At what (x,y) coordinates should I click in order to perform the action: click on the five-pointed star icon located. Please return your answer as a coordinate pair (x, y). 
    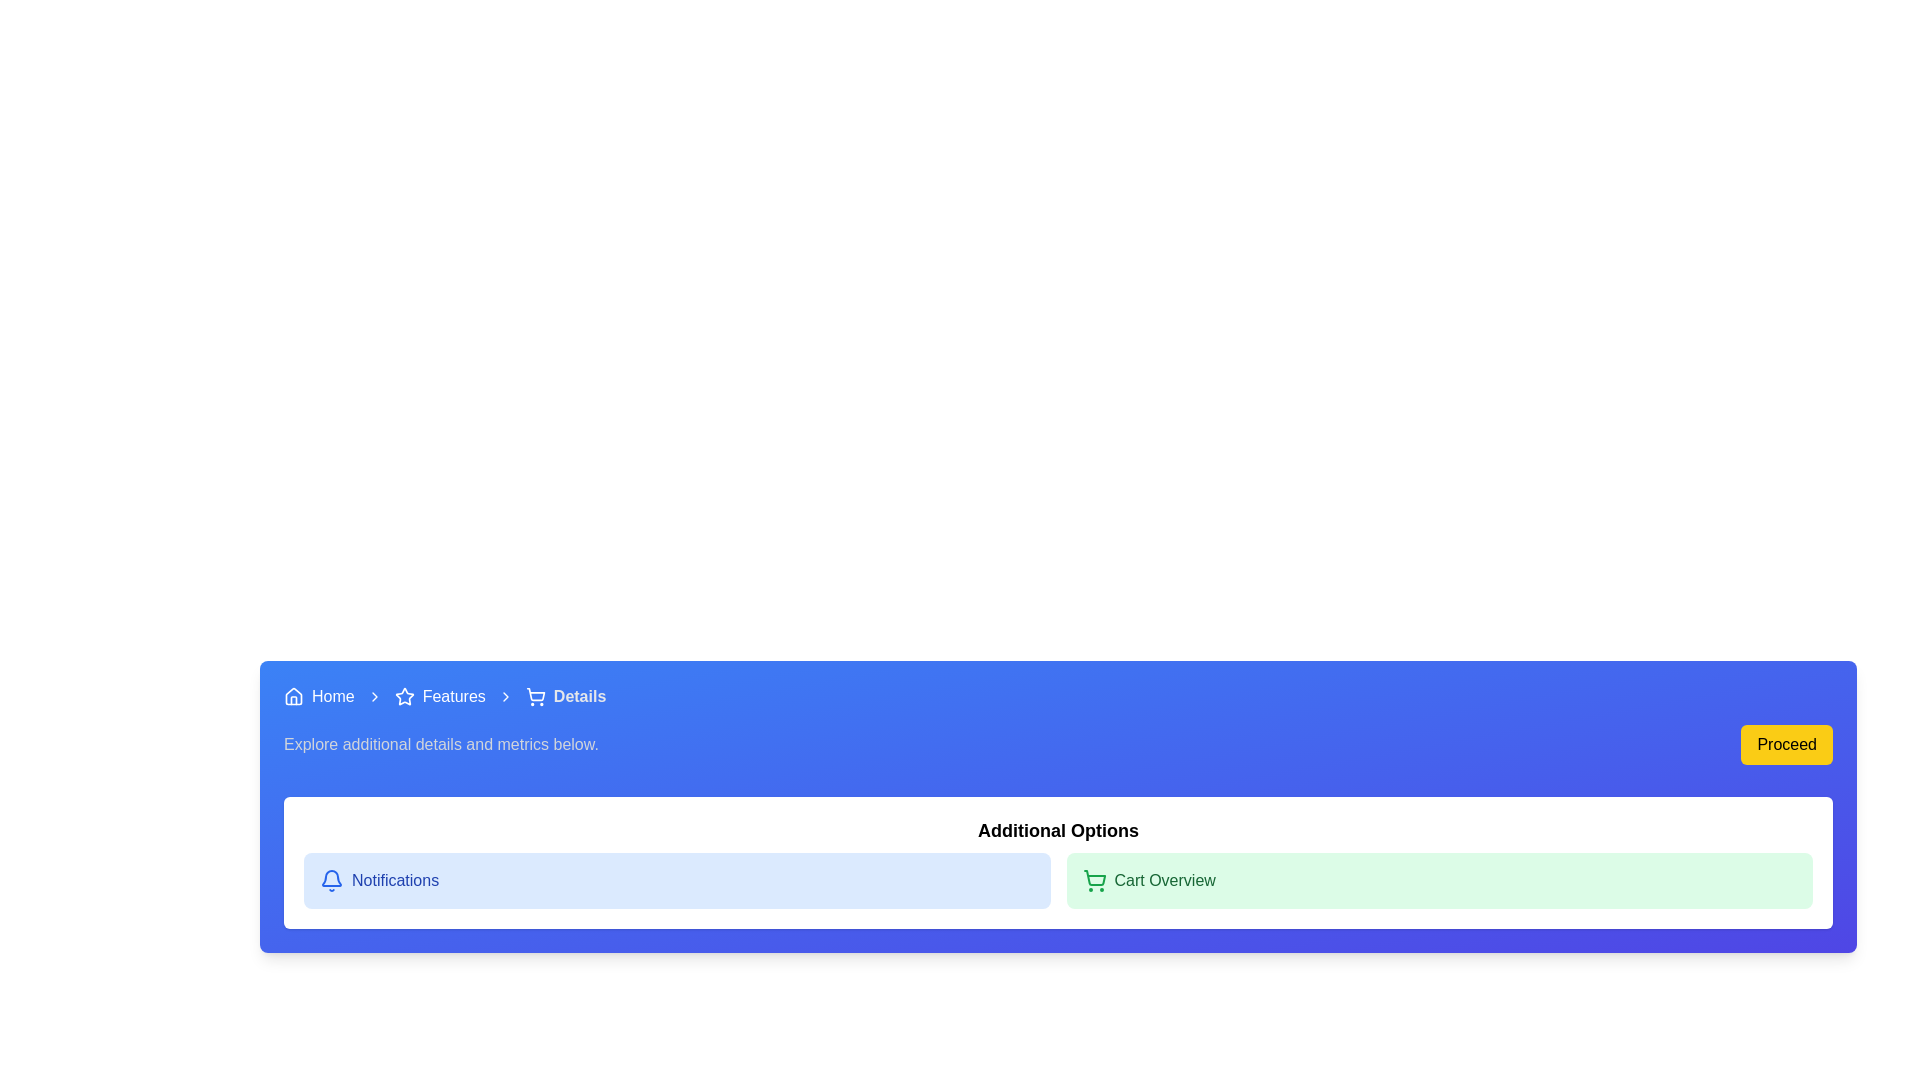
    Looking at the image, I should click on (403, 695).